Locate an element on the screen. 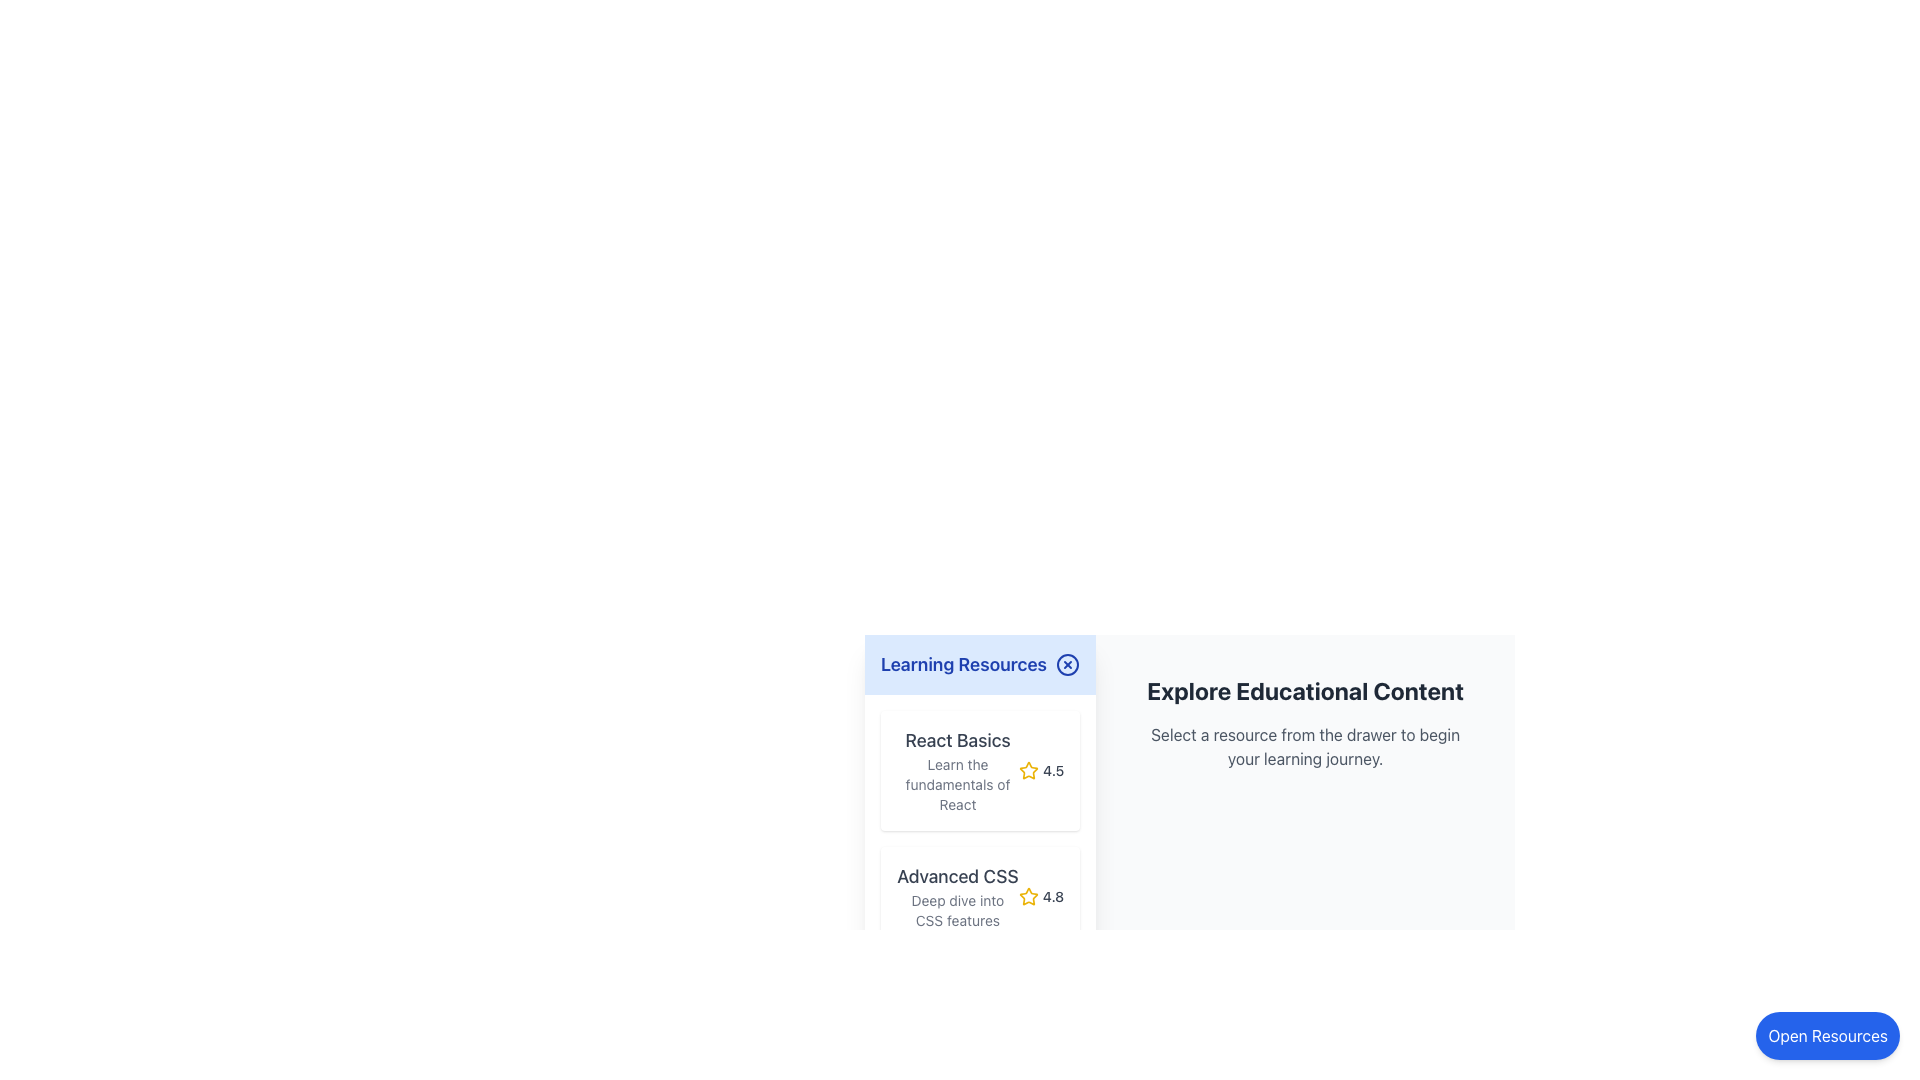 The image size is (1920, 1080). the header of the panel, which includes a close button and serves as the title for the panel, to bring up a context menu is located at coordinates (980, 664).